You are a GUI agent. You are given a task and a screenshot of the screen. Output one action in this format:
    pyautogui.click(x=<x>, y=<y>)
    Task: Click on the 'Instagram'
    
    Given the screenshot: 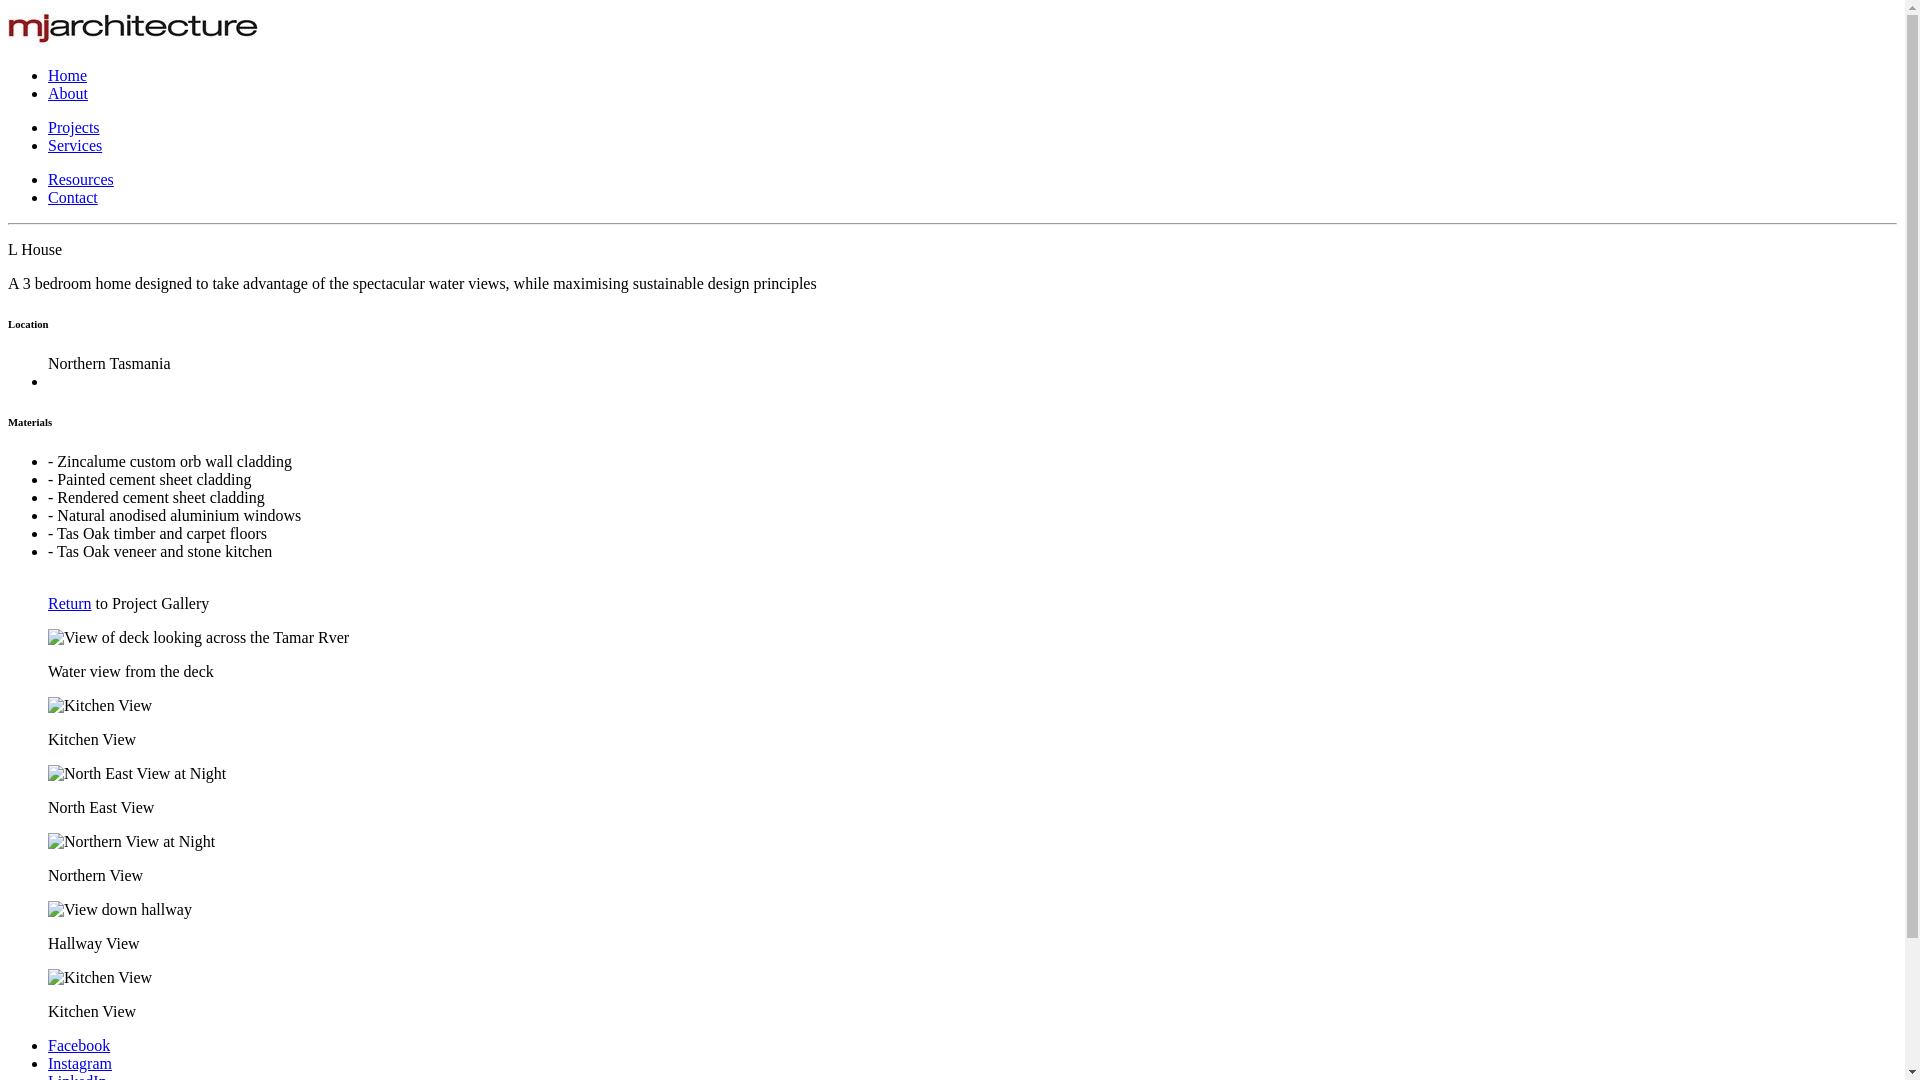 What is the action you would take?
    pyautogui.click(x=80, y=1062)
    